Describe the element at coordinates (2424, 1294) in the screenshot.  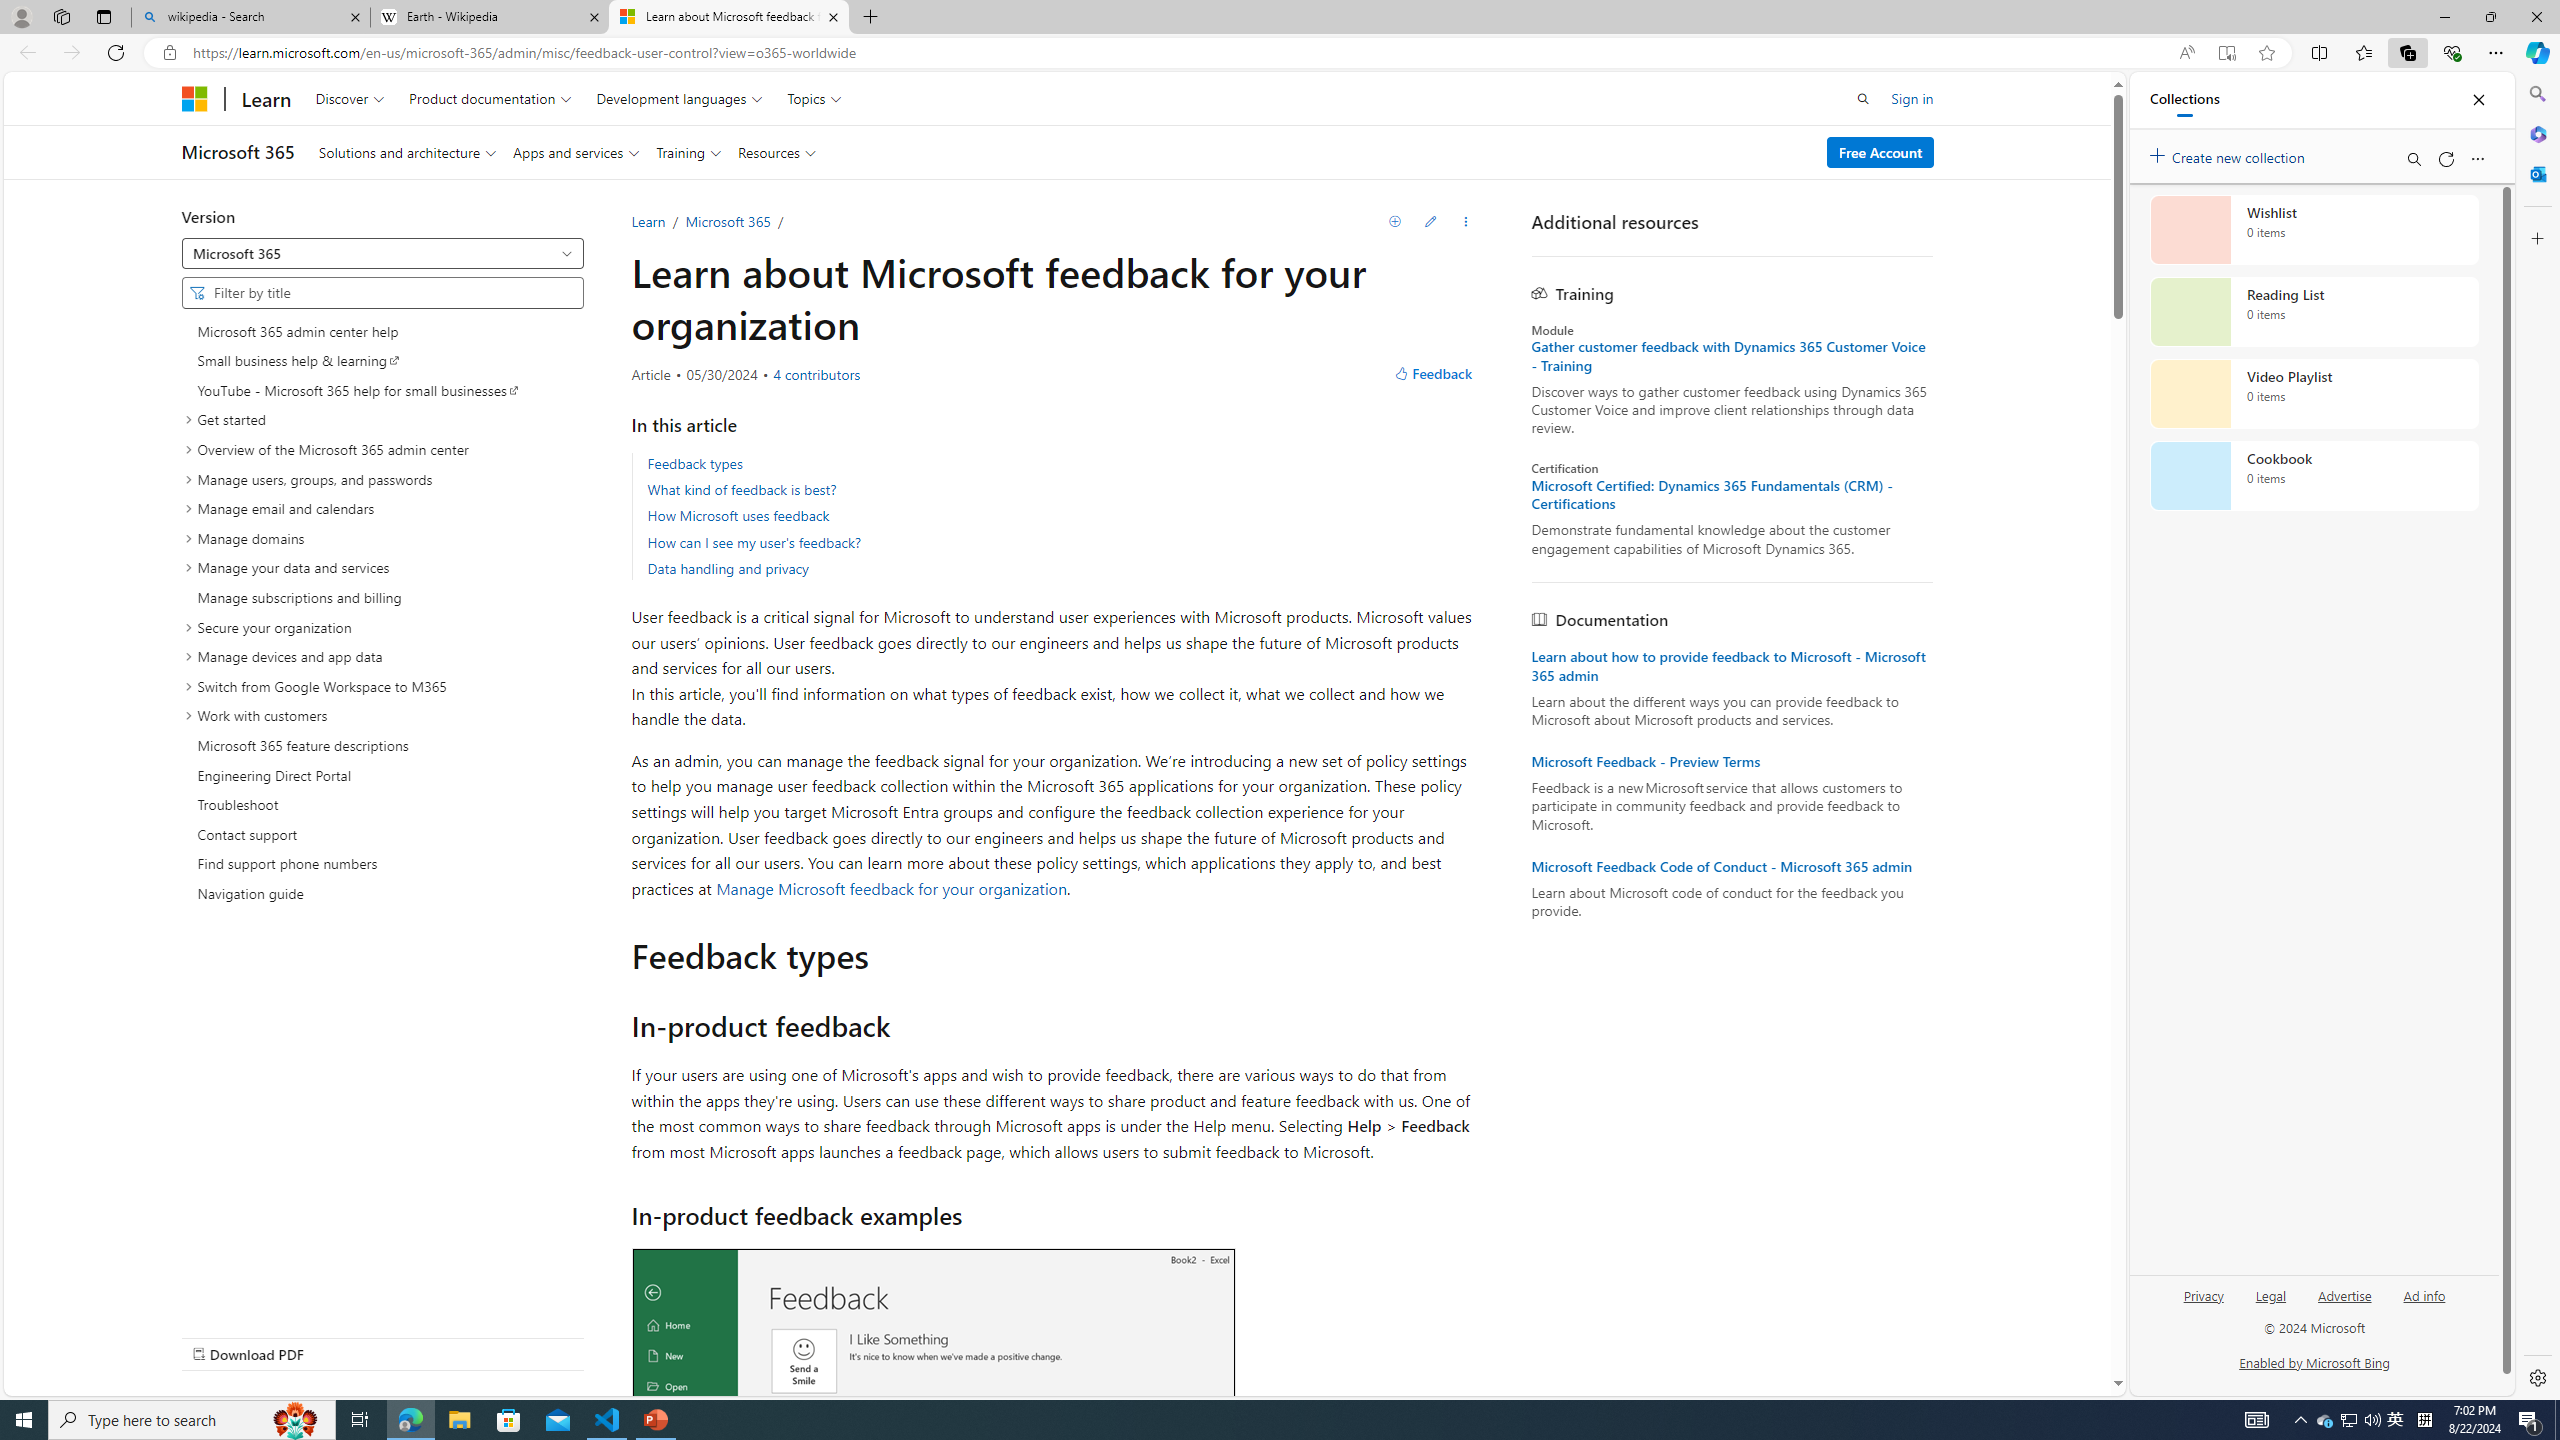
I see `'Ad info'` at that location.